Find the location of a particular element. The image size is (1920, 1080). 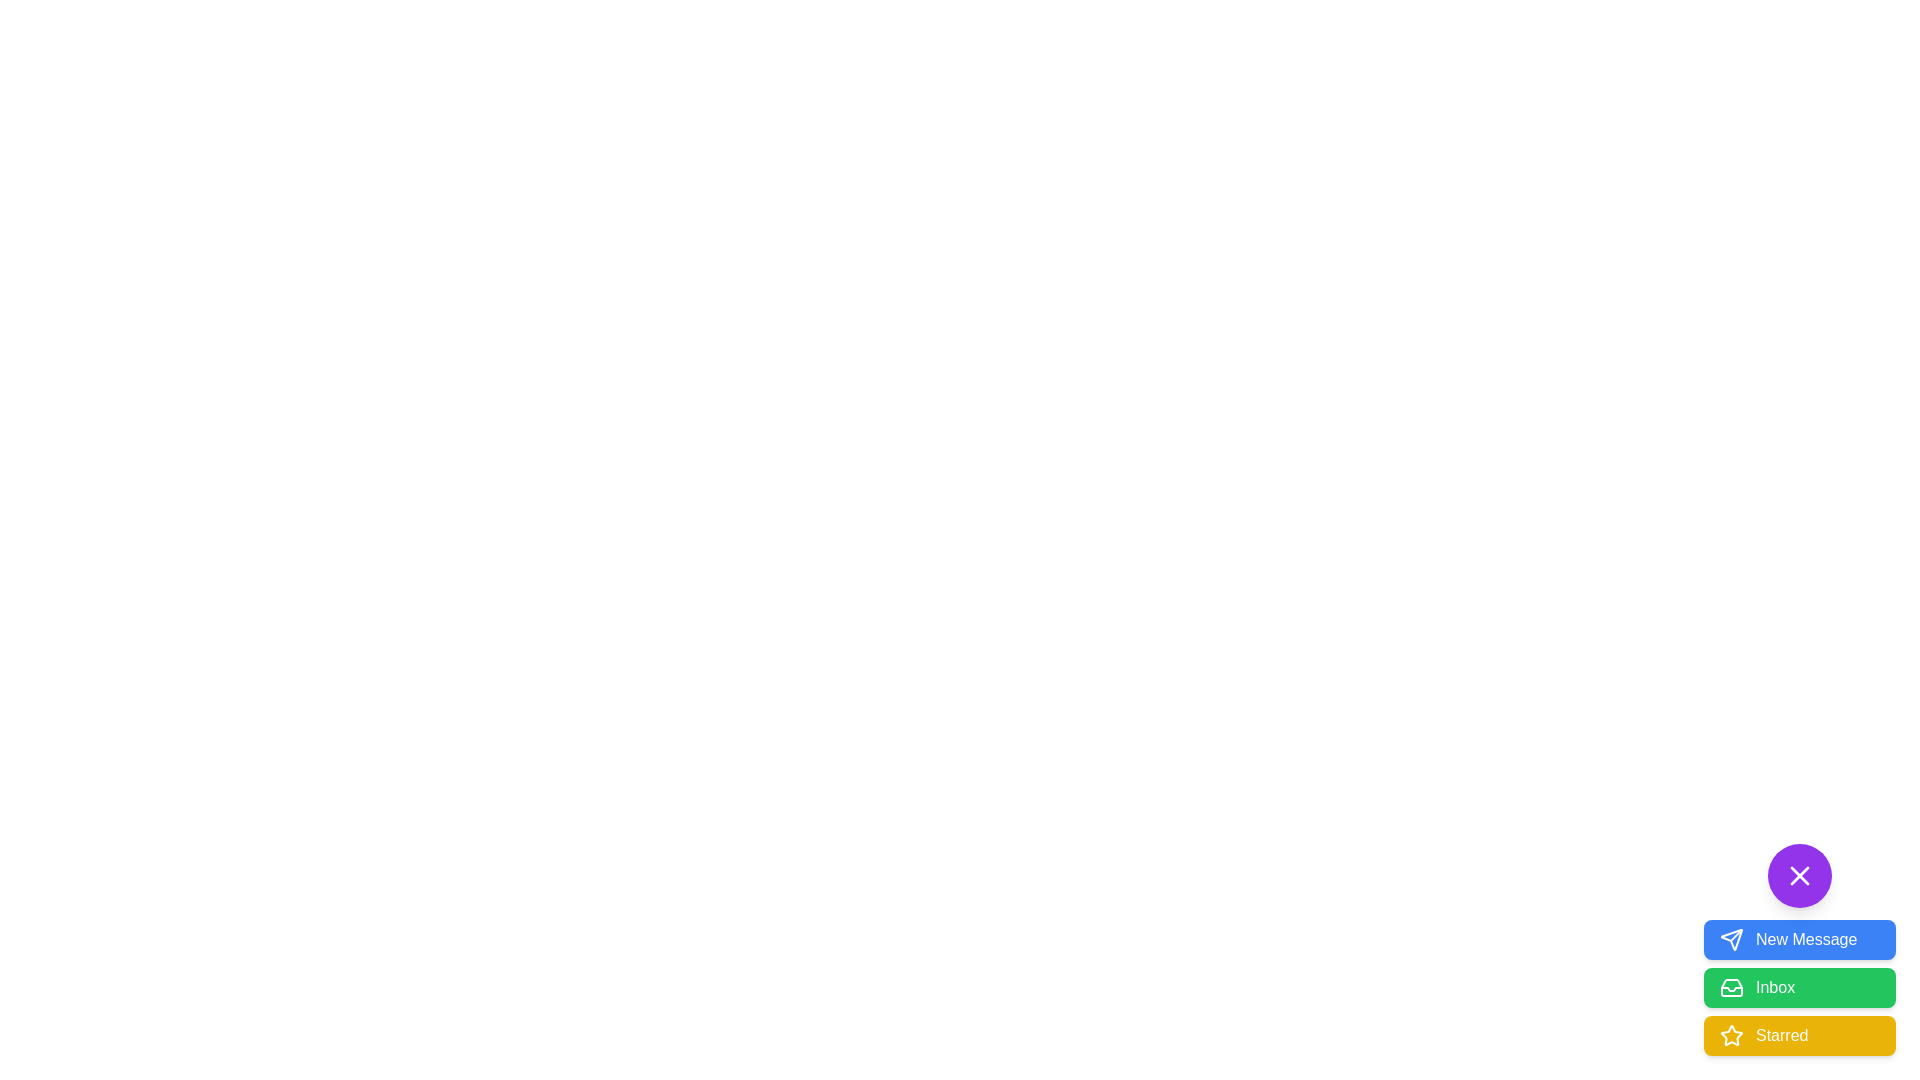

the green button labeled 'Inbox' that contains the inbox tray icon positioned to the left of the text label is located at coordinates (1731, 986).